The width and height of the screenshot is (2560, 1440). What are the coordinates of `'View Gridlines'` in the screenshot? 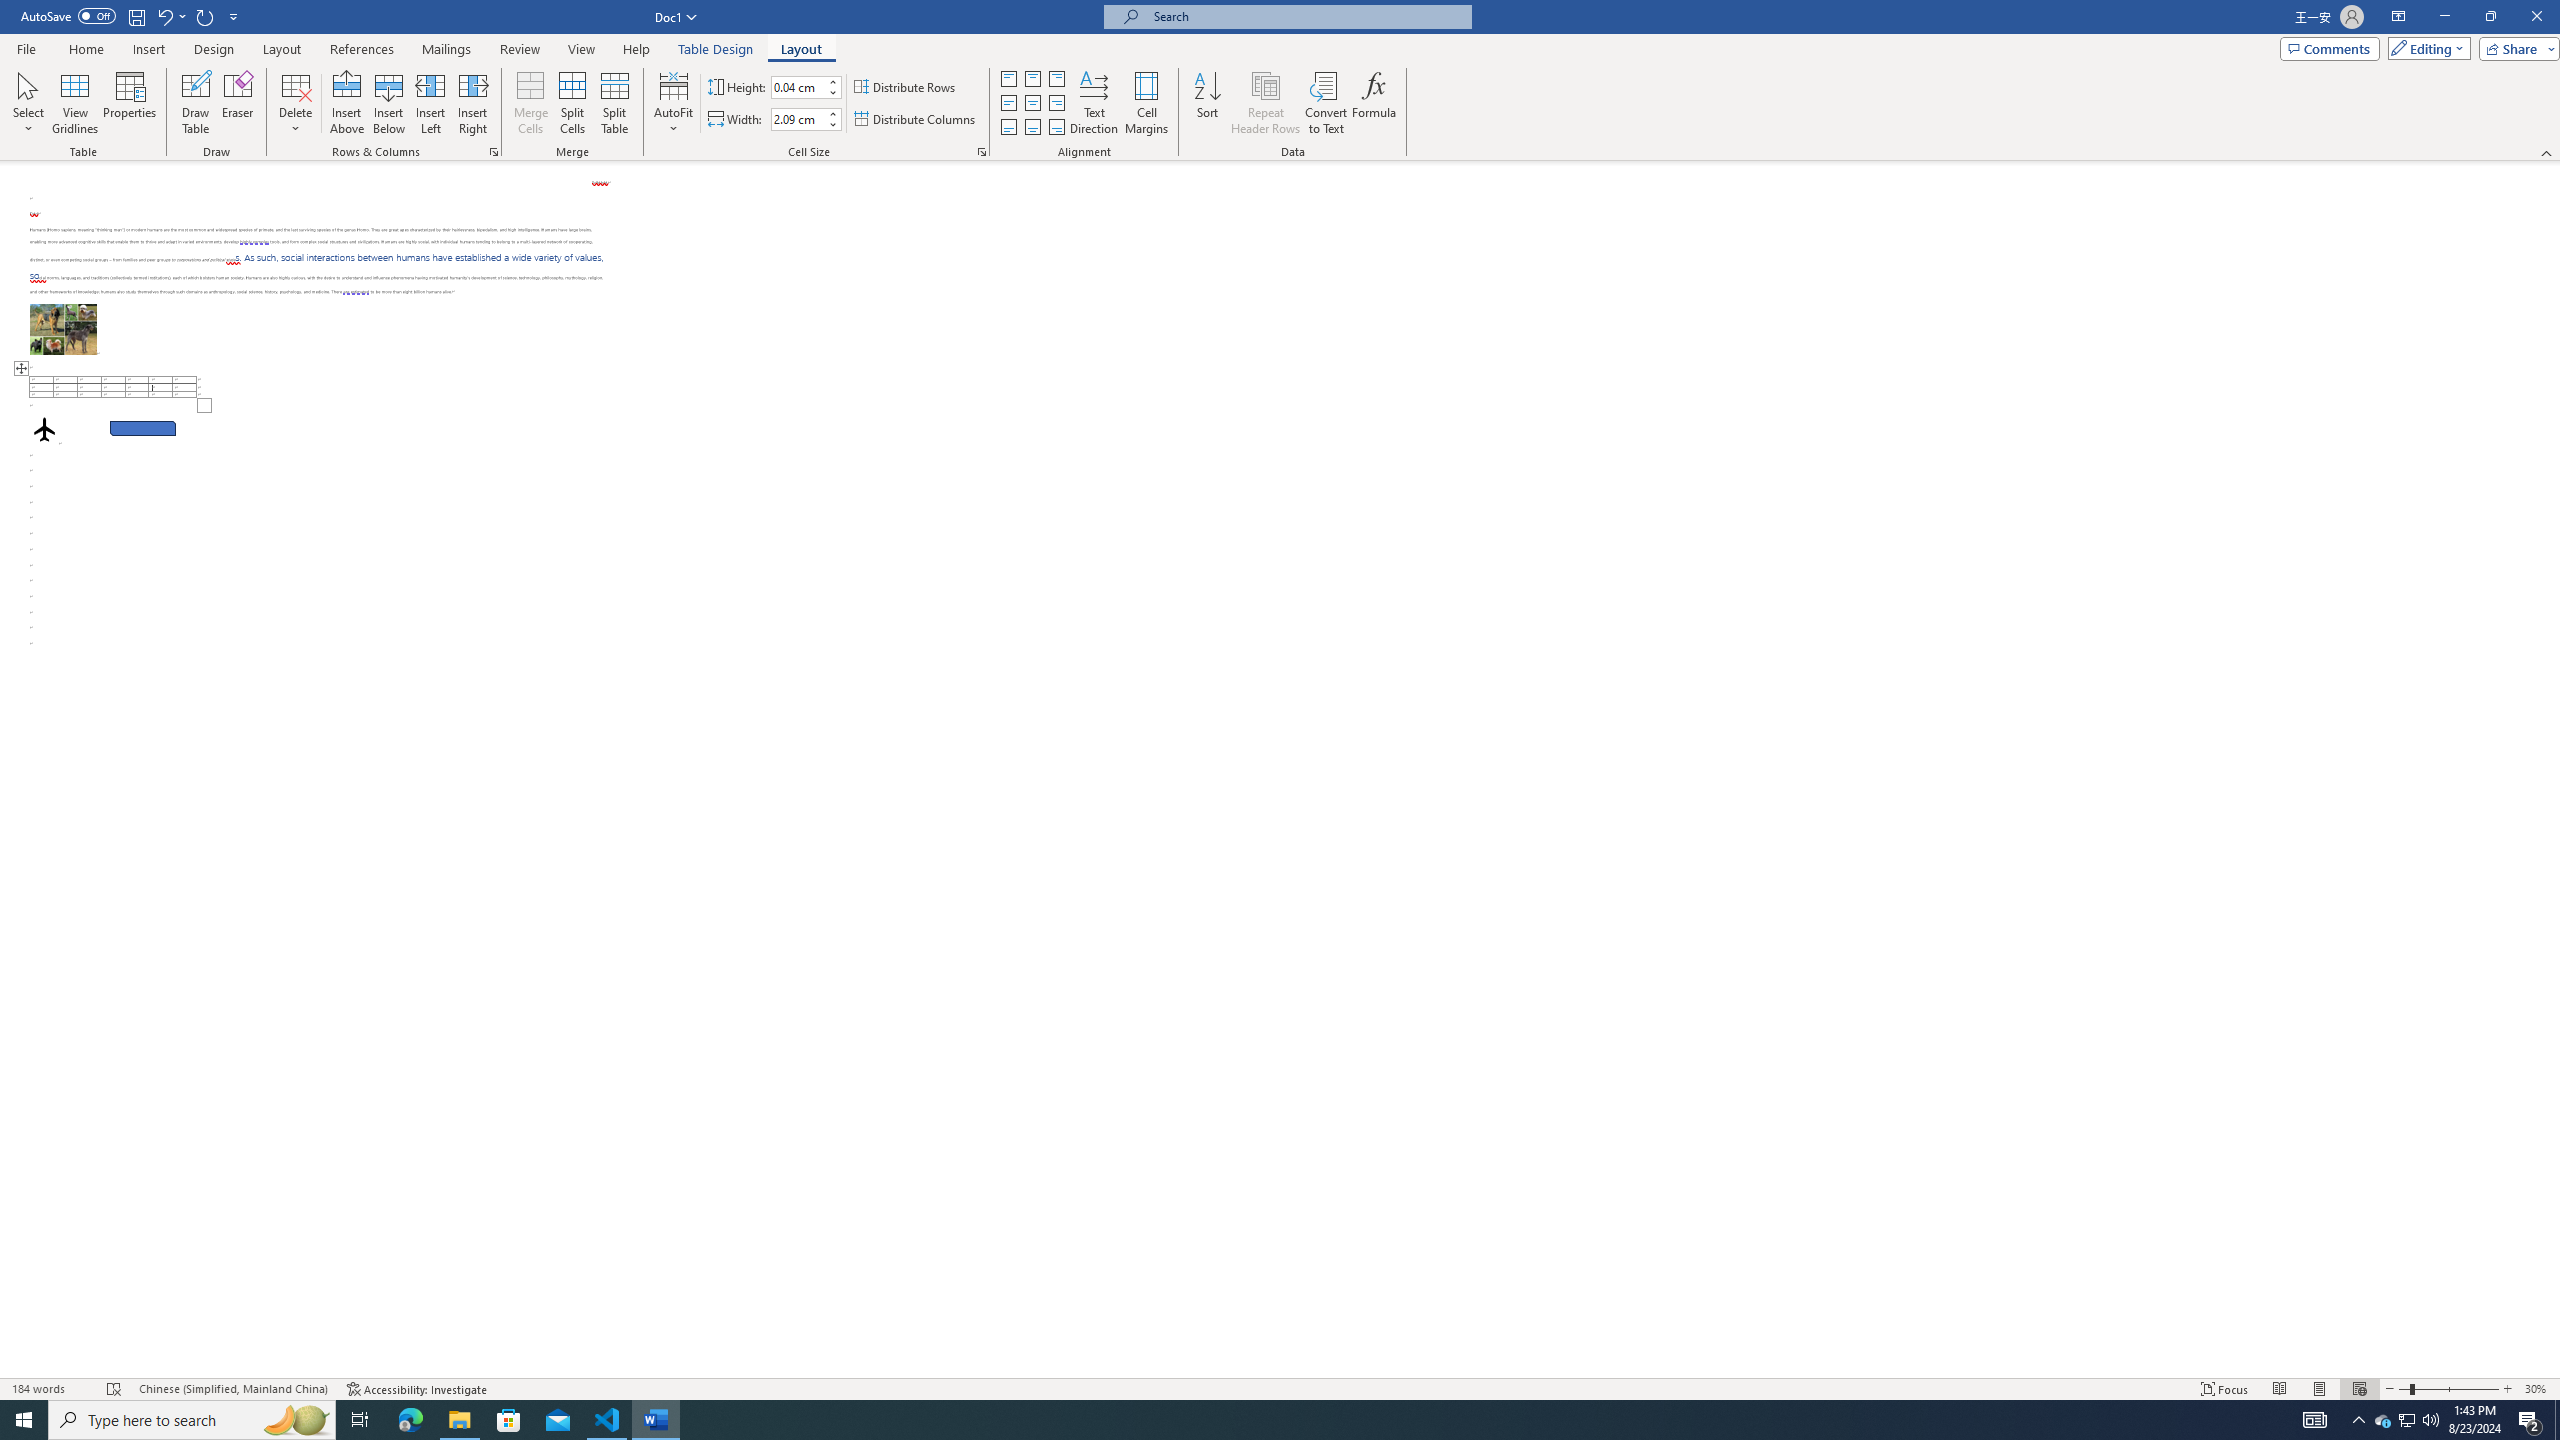 It's located at (74, 103).